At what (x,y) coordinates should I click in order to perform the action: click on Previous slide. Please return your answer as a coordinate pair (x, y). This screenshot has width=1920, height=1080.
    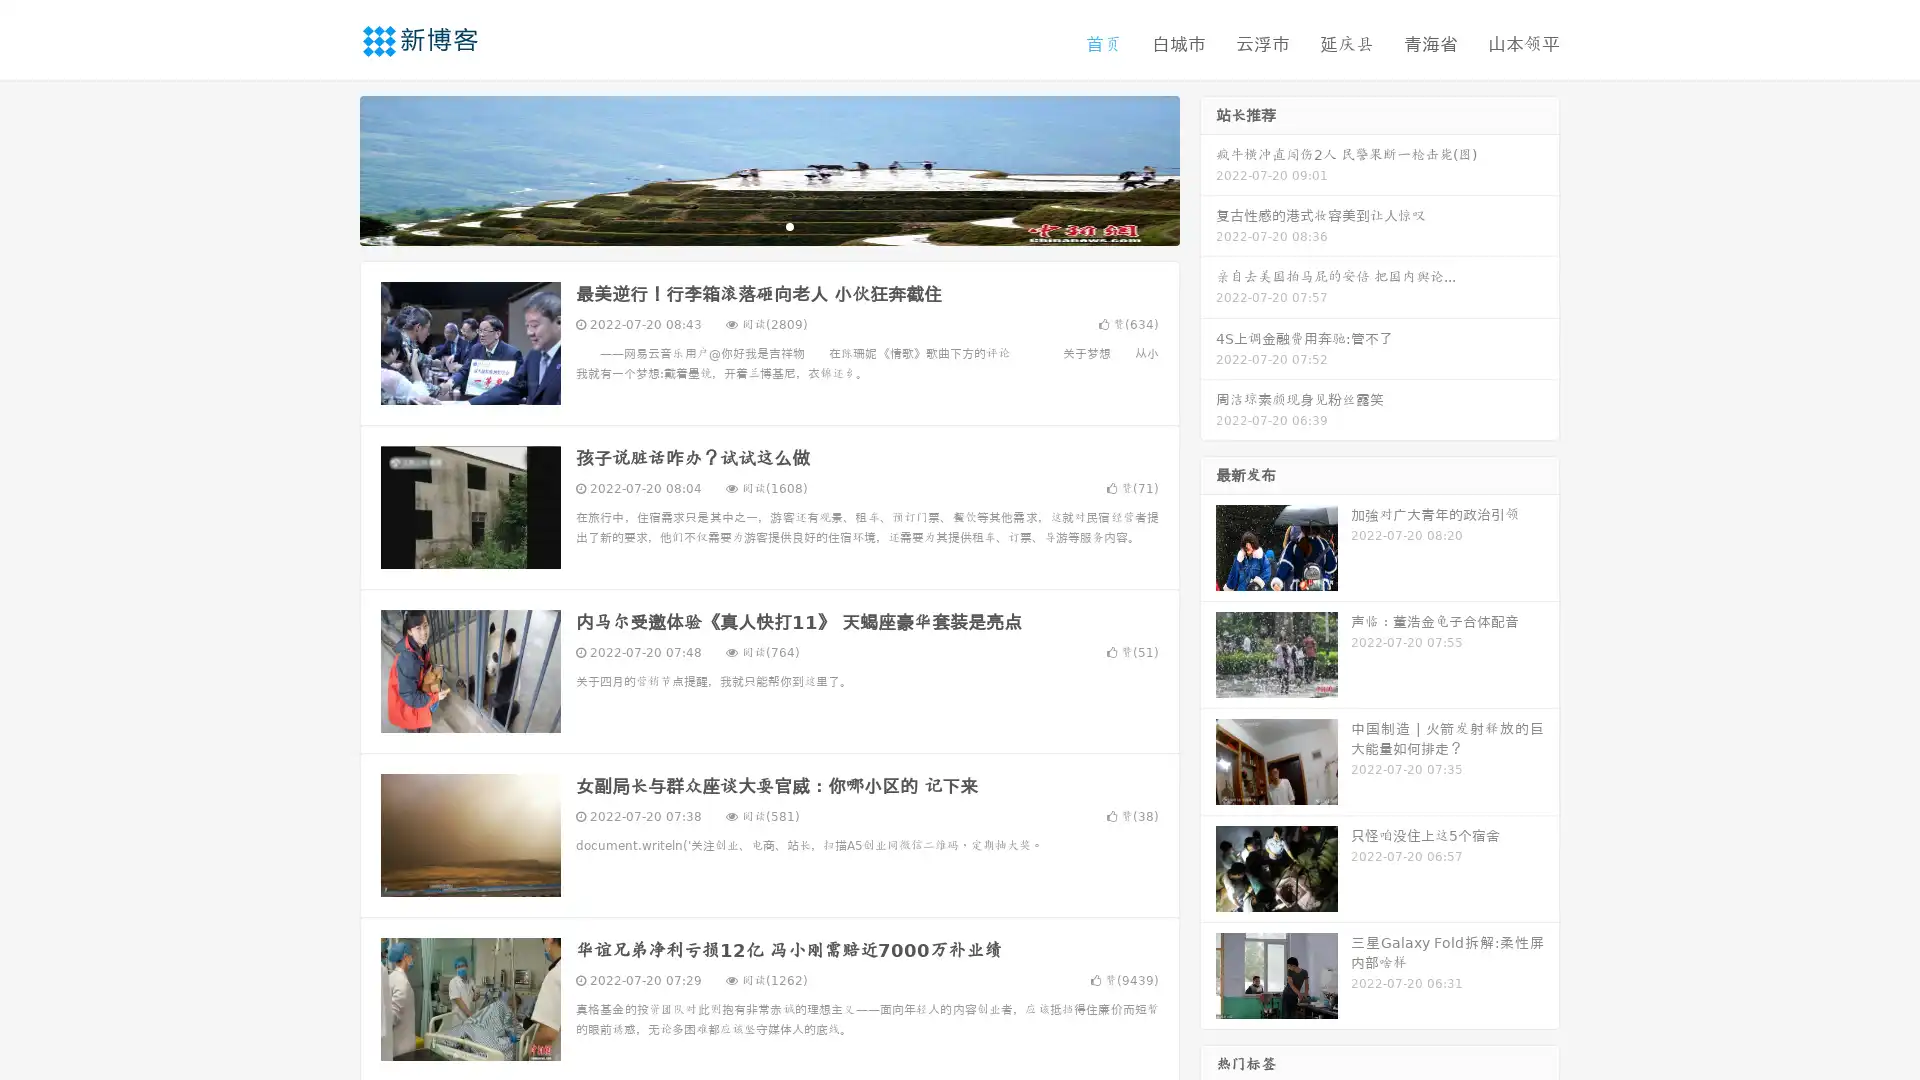
    Looking at the image, I should click on (330, 168).